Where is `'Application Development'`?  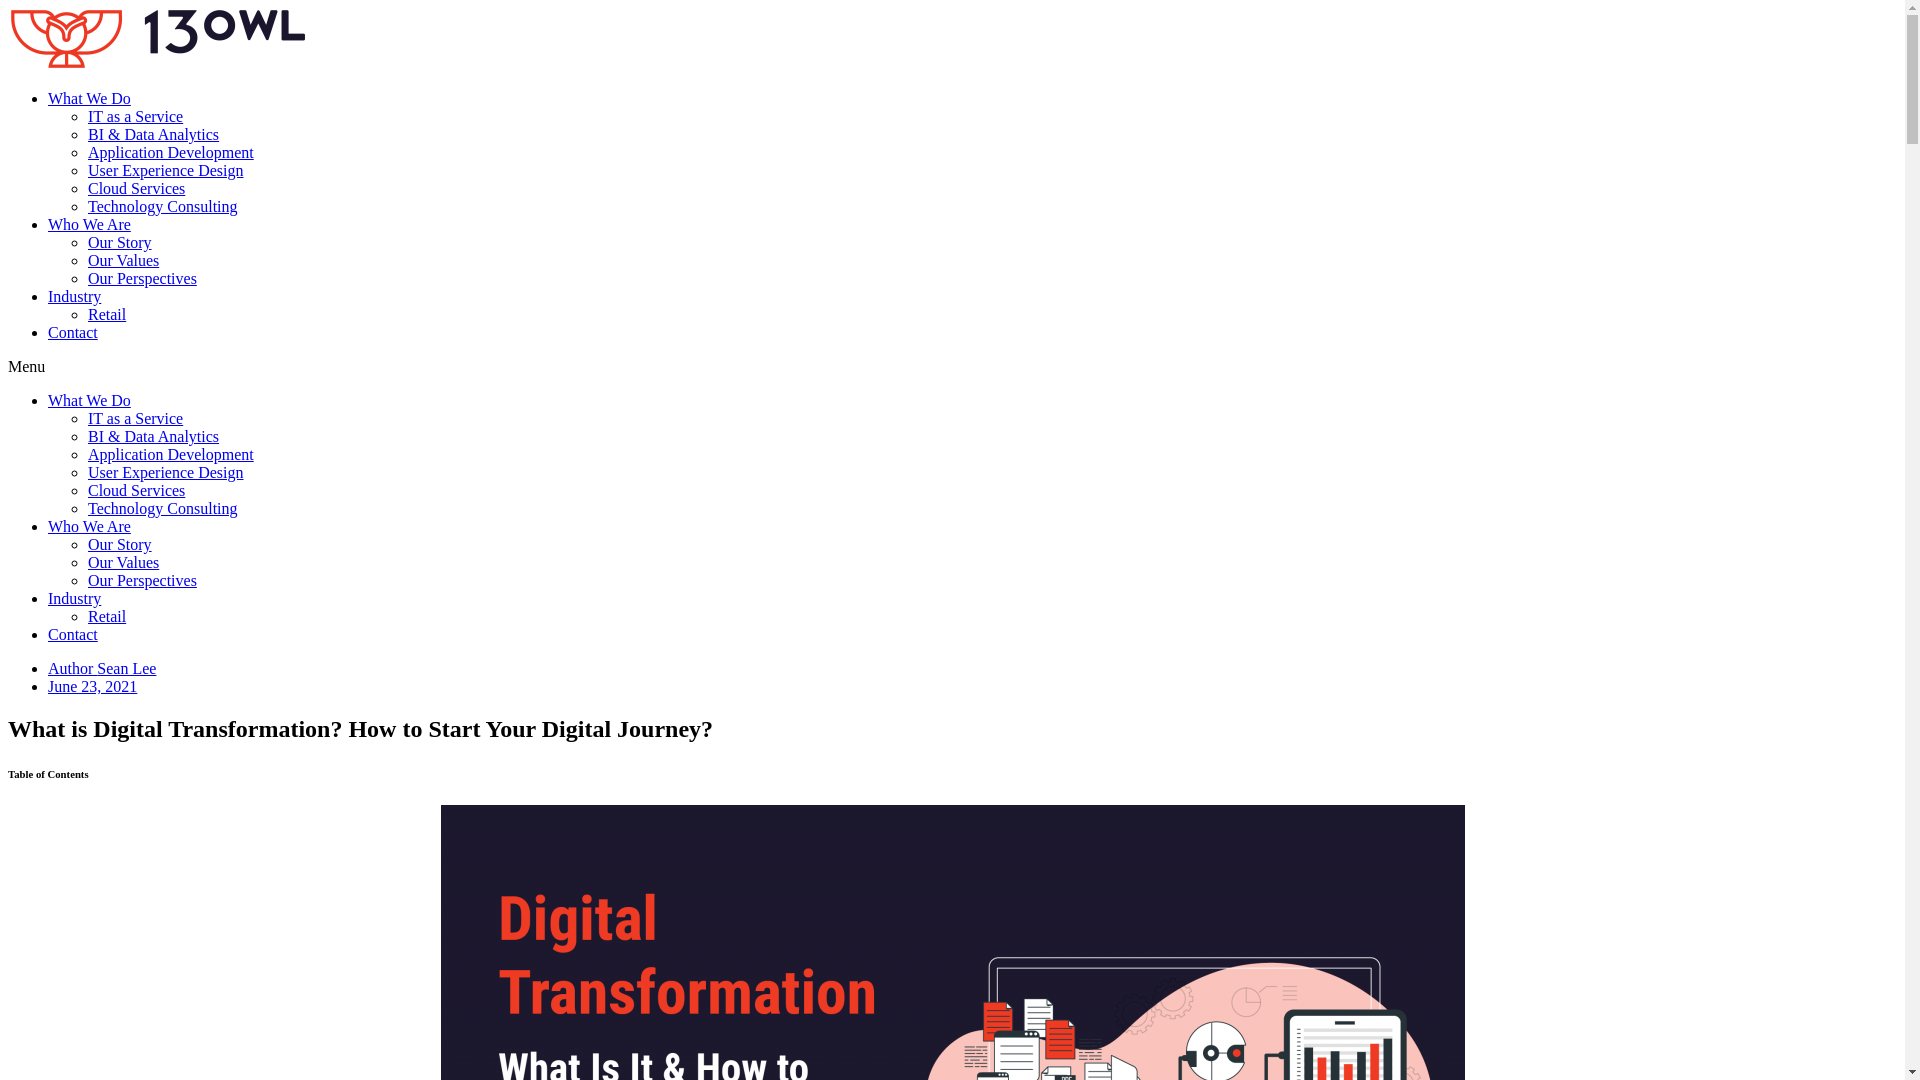 'Application Development' is located at coordinates (171, 151).